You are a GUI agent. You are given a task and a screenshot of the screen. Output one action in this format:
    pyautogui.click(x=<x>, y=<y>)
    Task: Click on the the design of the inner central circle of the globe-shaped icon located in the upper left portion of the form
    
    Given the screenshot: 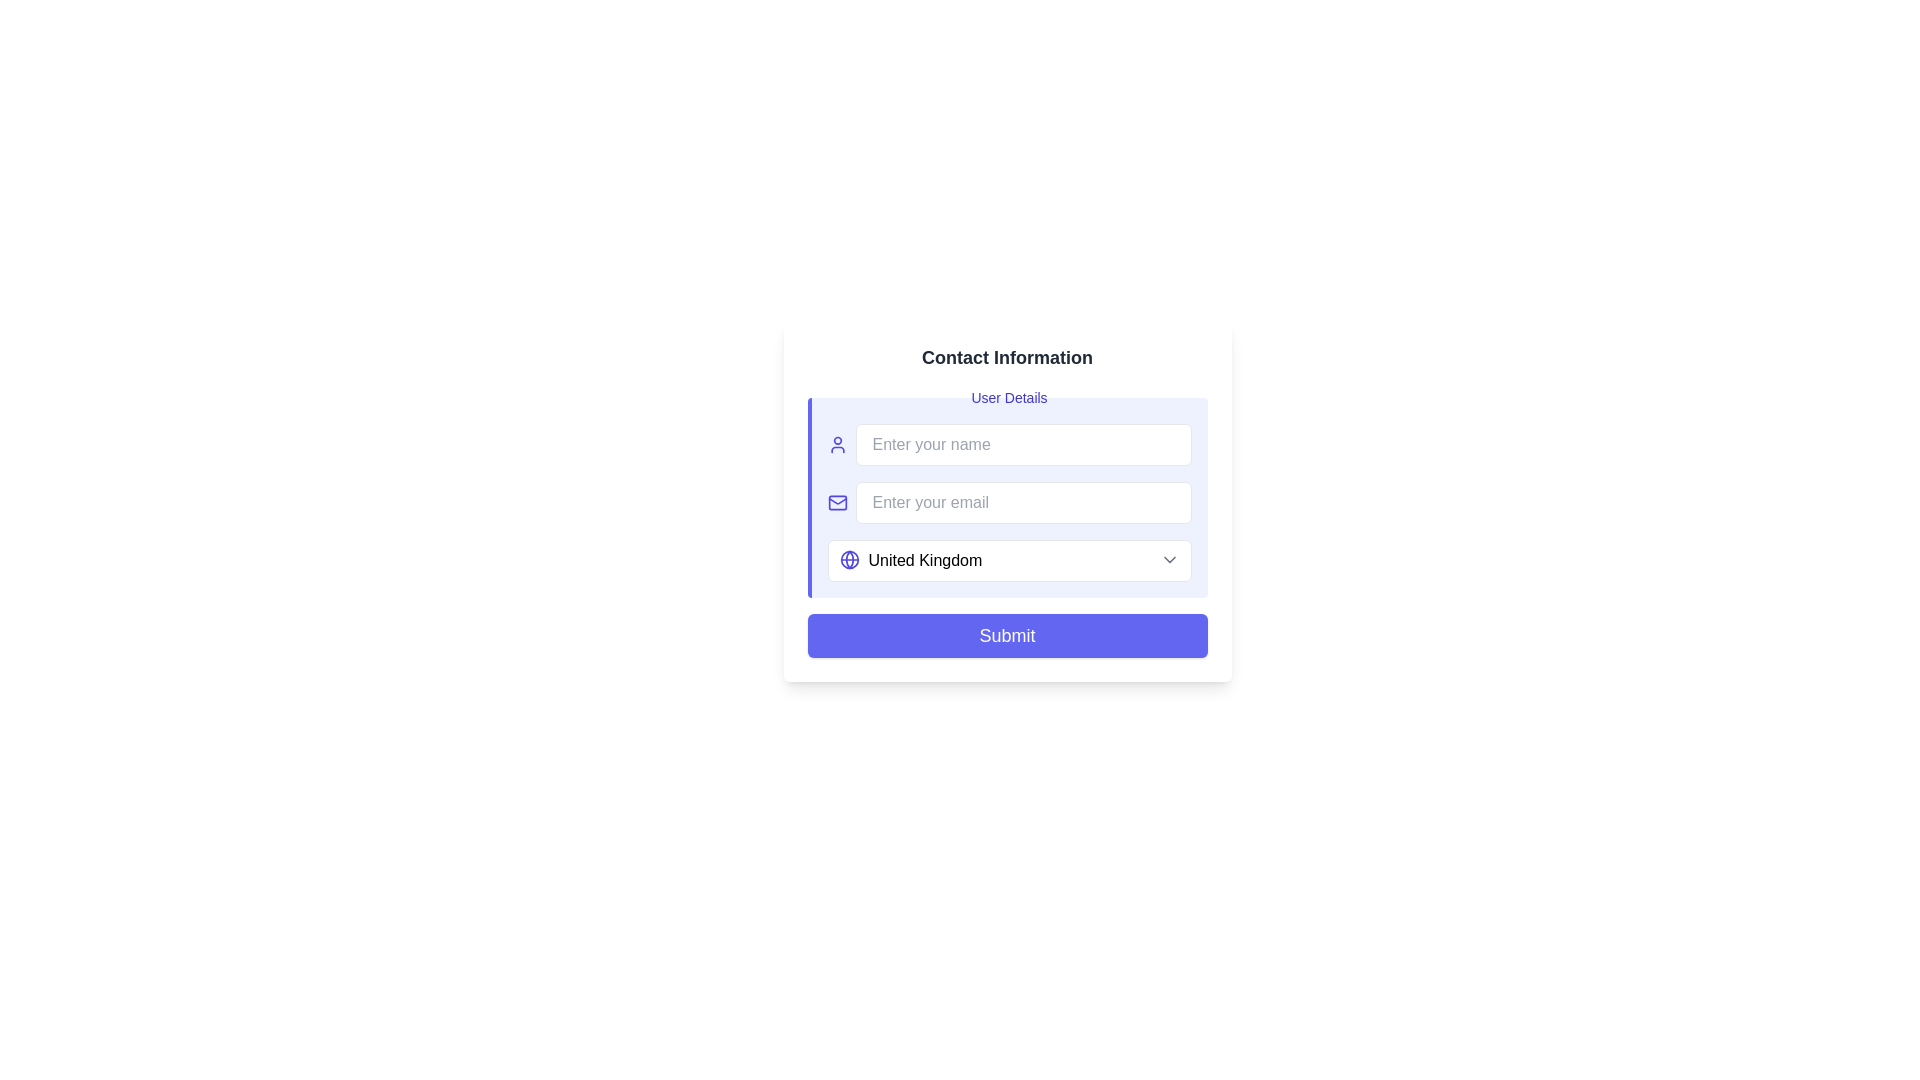 What is the action you would take?
    pyautogui.click(x=849, y=559)
    